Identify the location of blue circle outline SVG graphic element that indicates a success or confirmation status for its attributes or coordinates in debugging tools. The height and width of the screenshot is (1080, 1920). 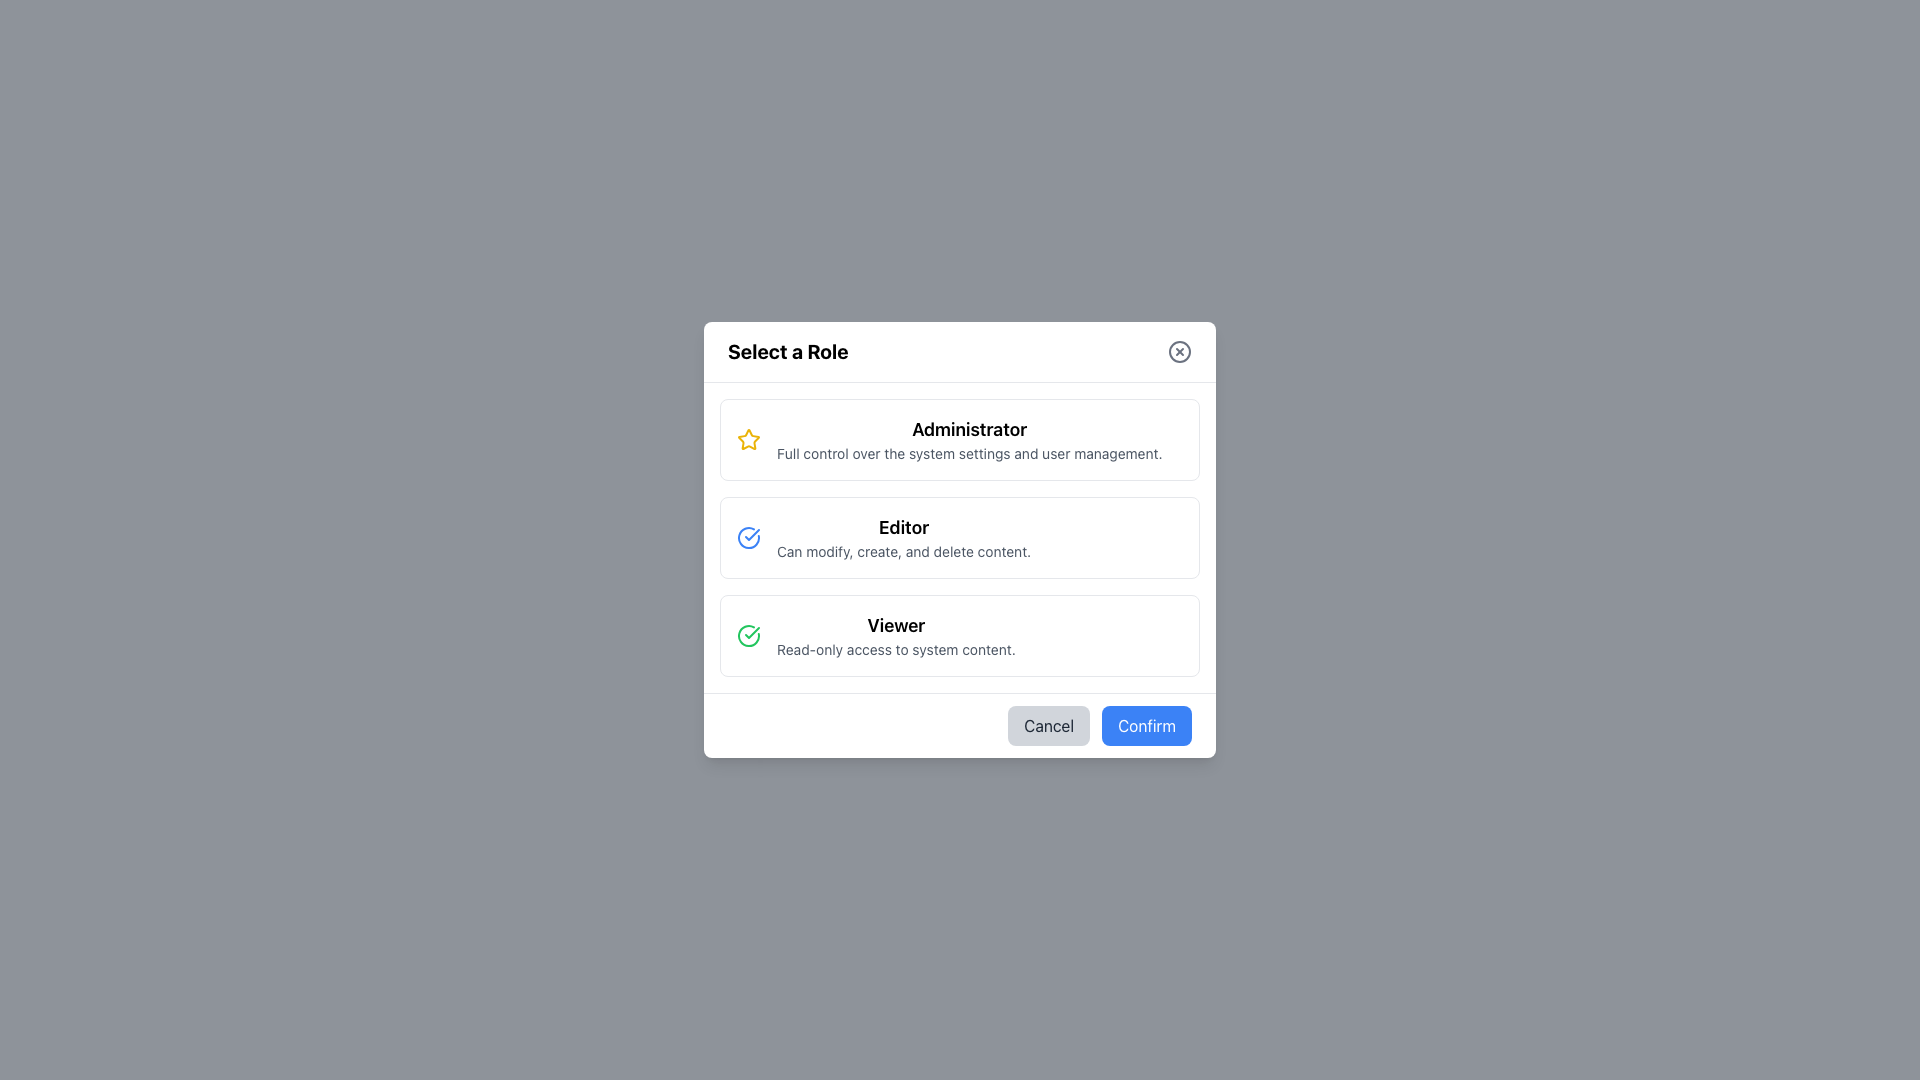
(747, 536).